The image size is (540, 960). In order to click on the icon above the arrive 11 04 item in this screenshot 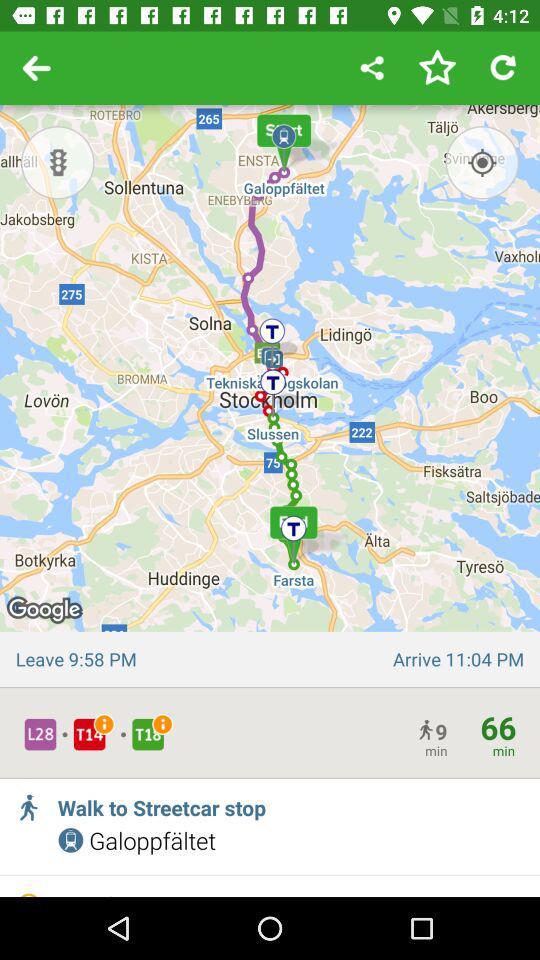, I will do `click(481, 161)`.